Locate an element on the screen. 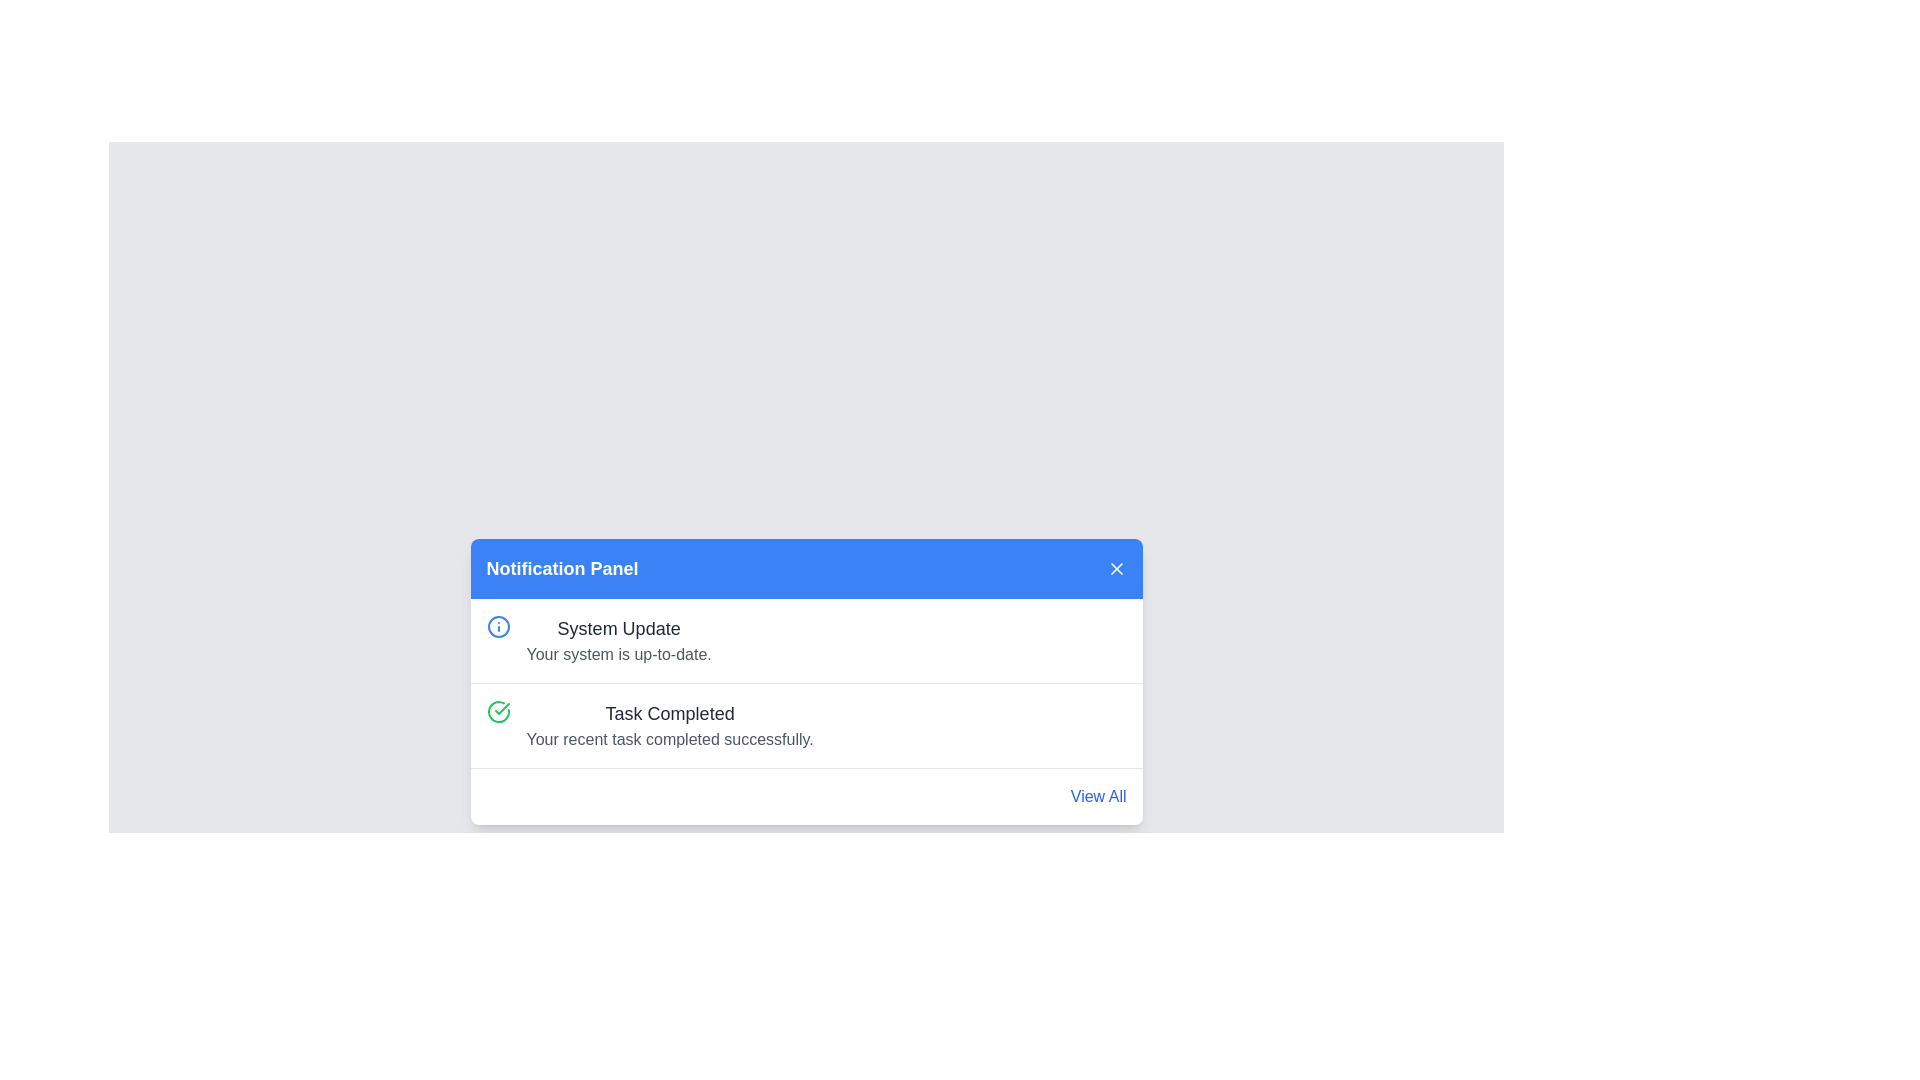 This screenshot has width=1920, height=1080. the success message text label indicating task completion, located in the lower section of the notification card is located at coordinates (670, 712).